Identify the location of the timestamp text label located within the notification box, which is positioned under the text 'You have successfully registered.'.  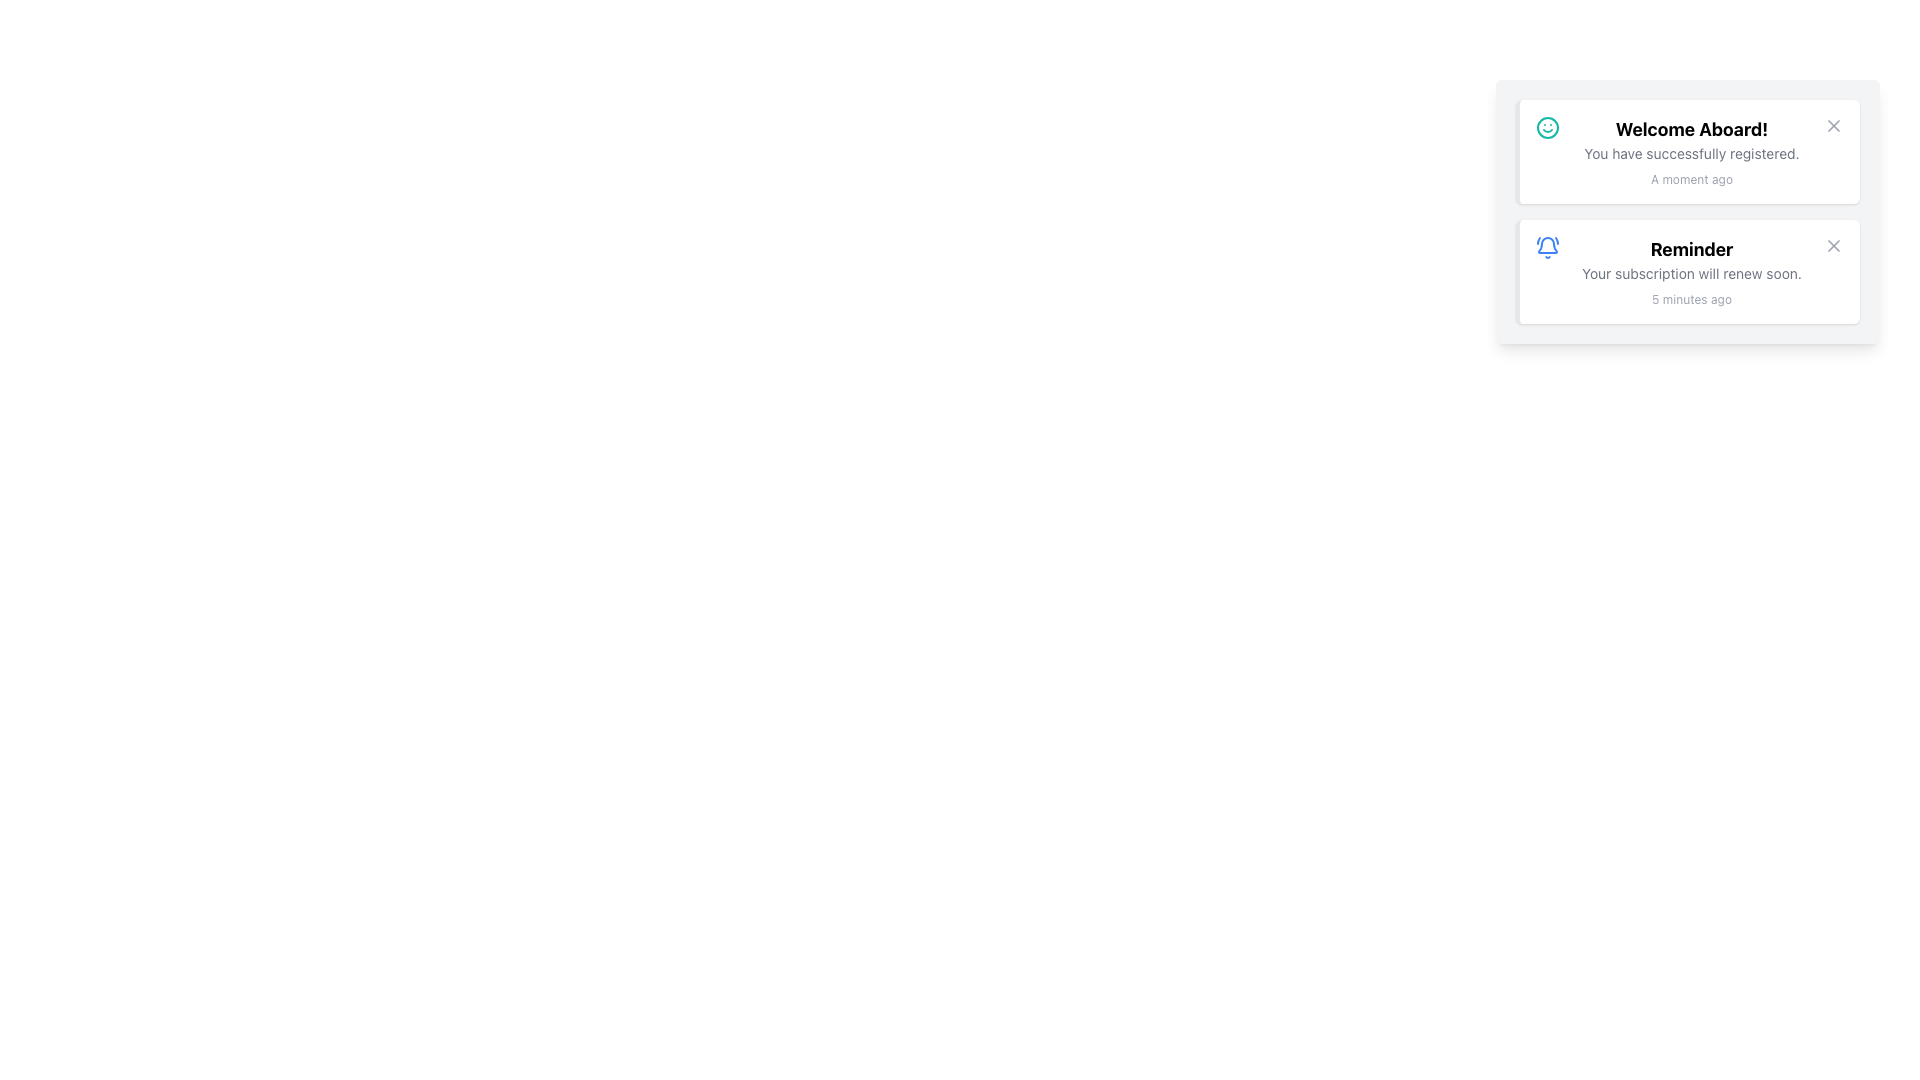
(1690, 180).